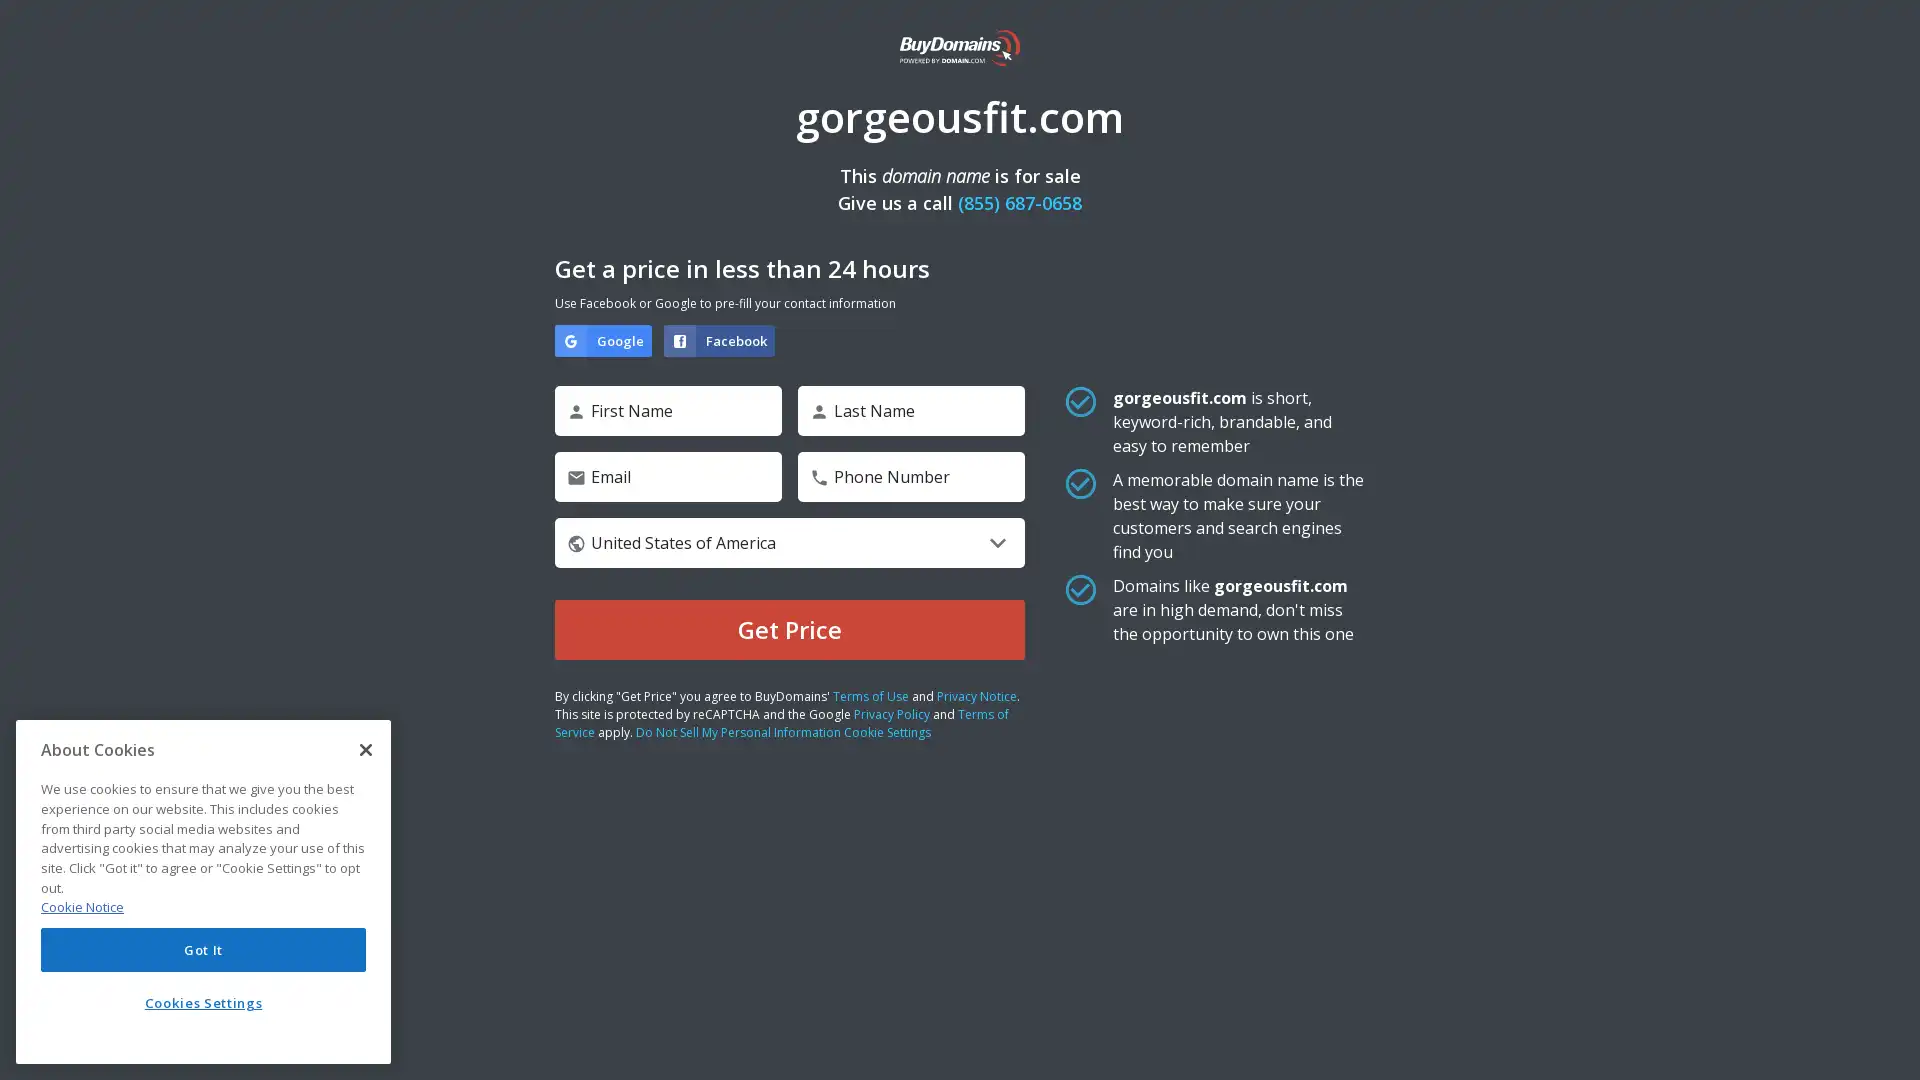 The image size is (1920, 1080). I want to click on Explore your accessibility options, so click(1886, 1044).